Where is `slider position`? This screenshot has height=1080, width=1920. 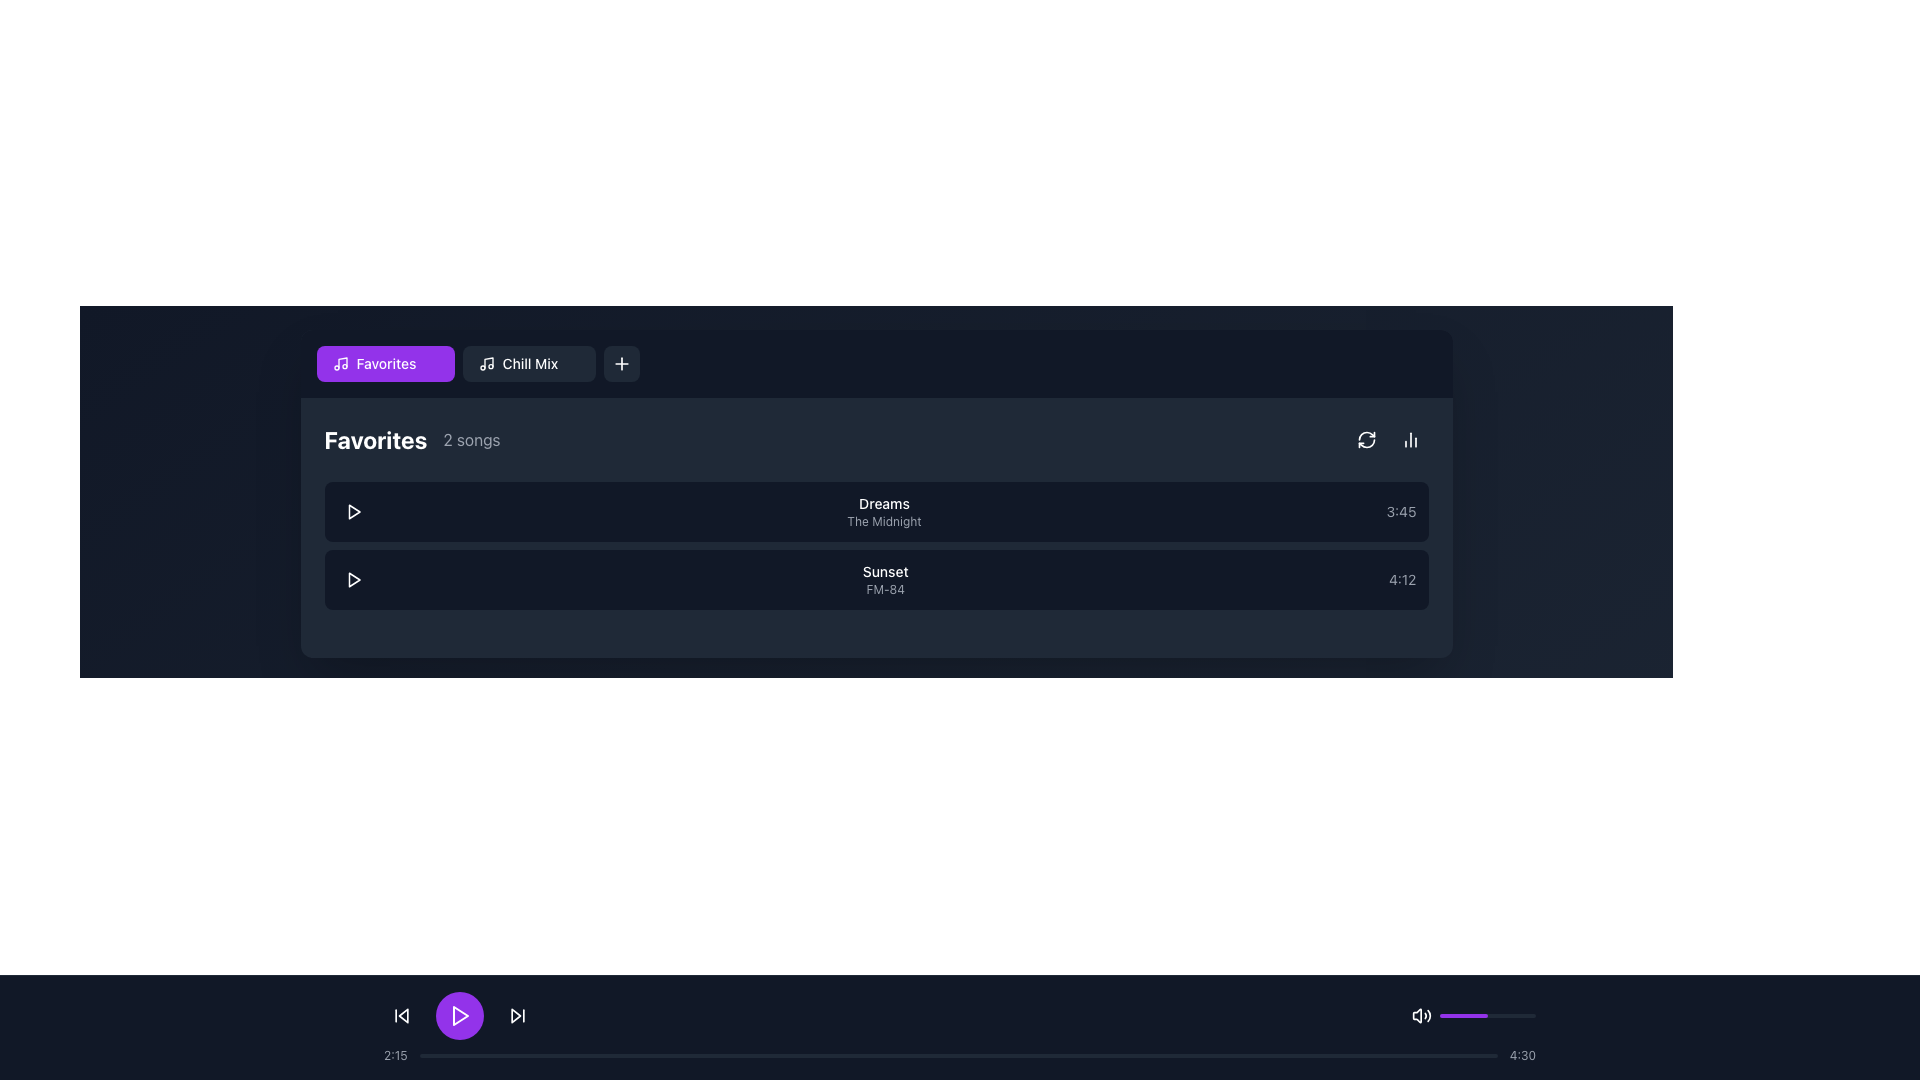
slider position is located at coordinates (1463, 1015).